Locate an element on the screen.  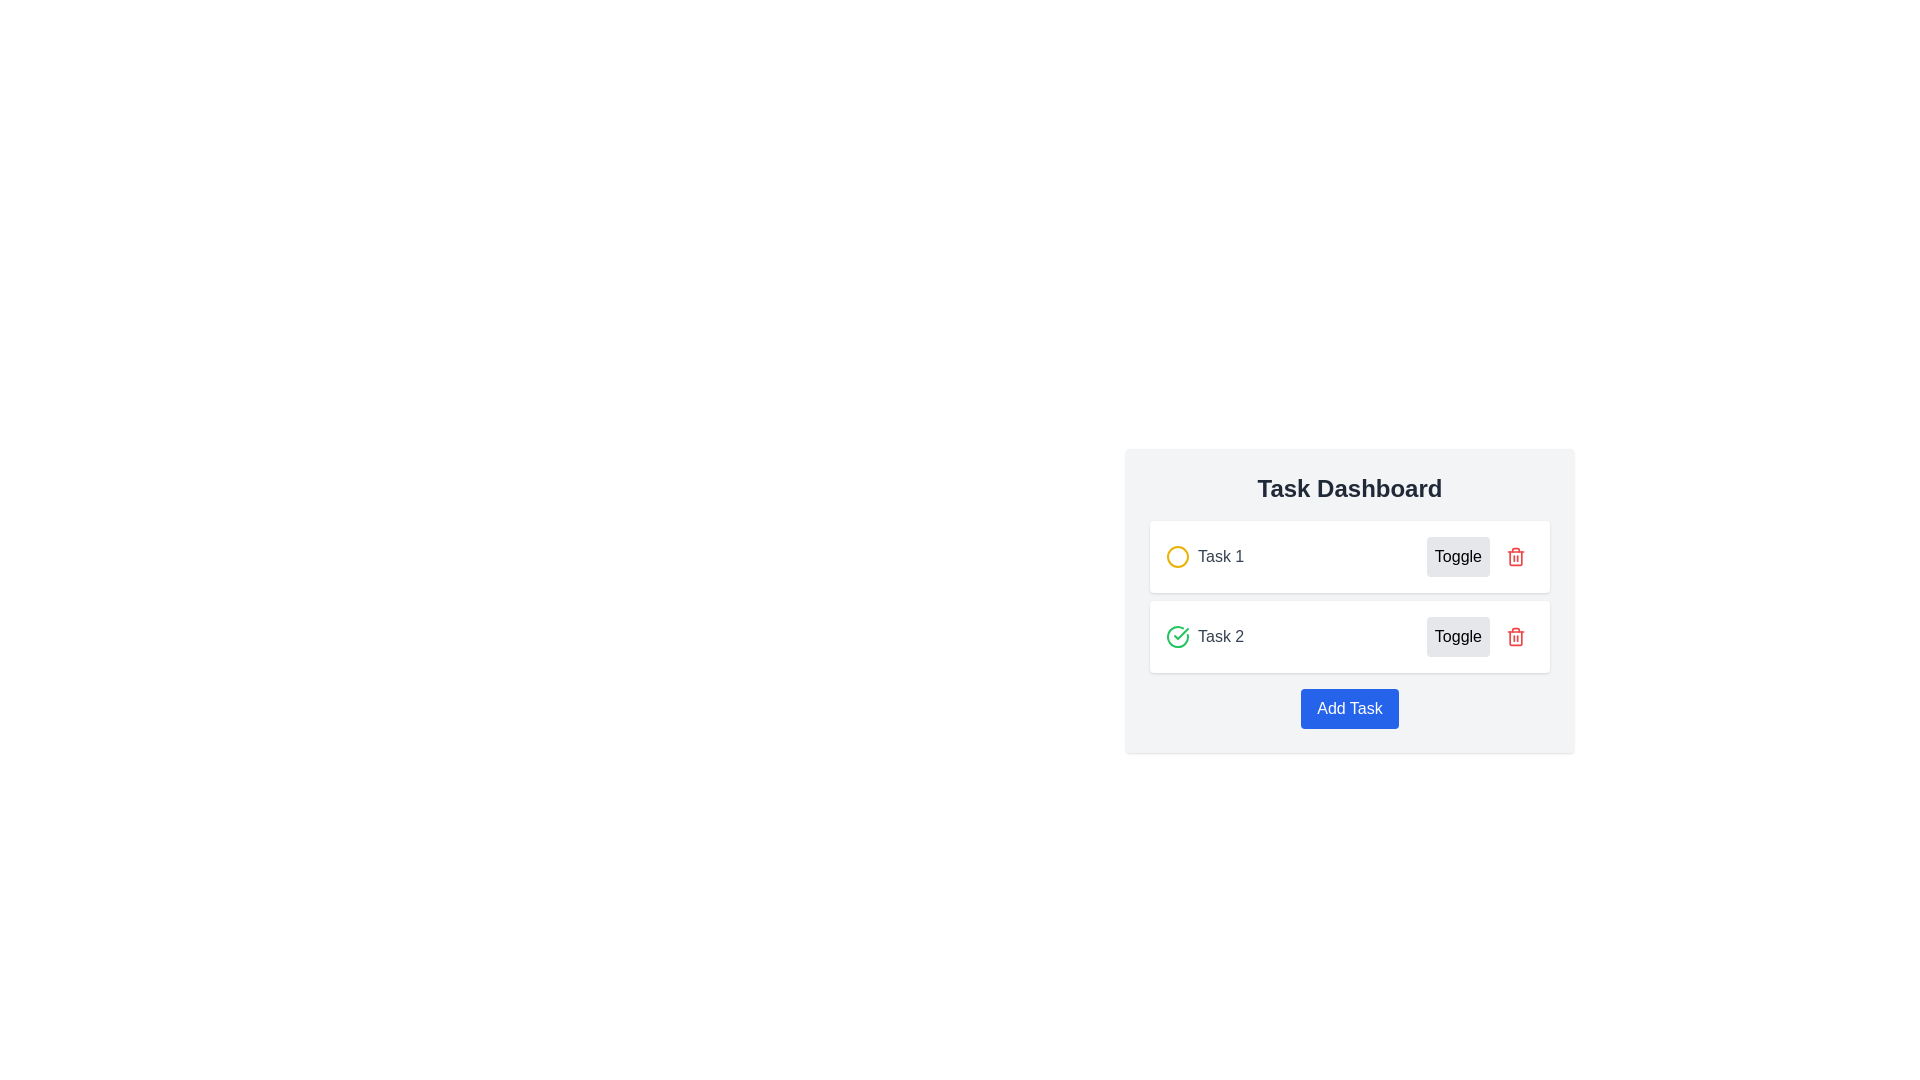
the toggle button located to the right of the 'Task 2' label in the second row of the task list is located at coordinates (1480, 636).